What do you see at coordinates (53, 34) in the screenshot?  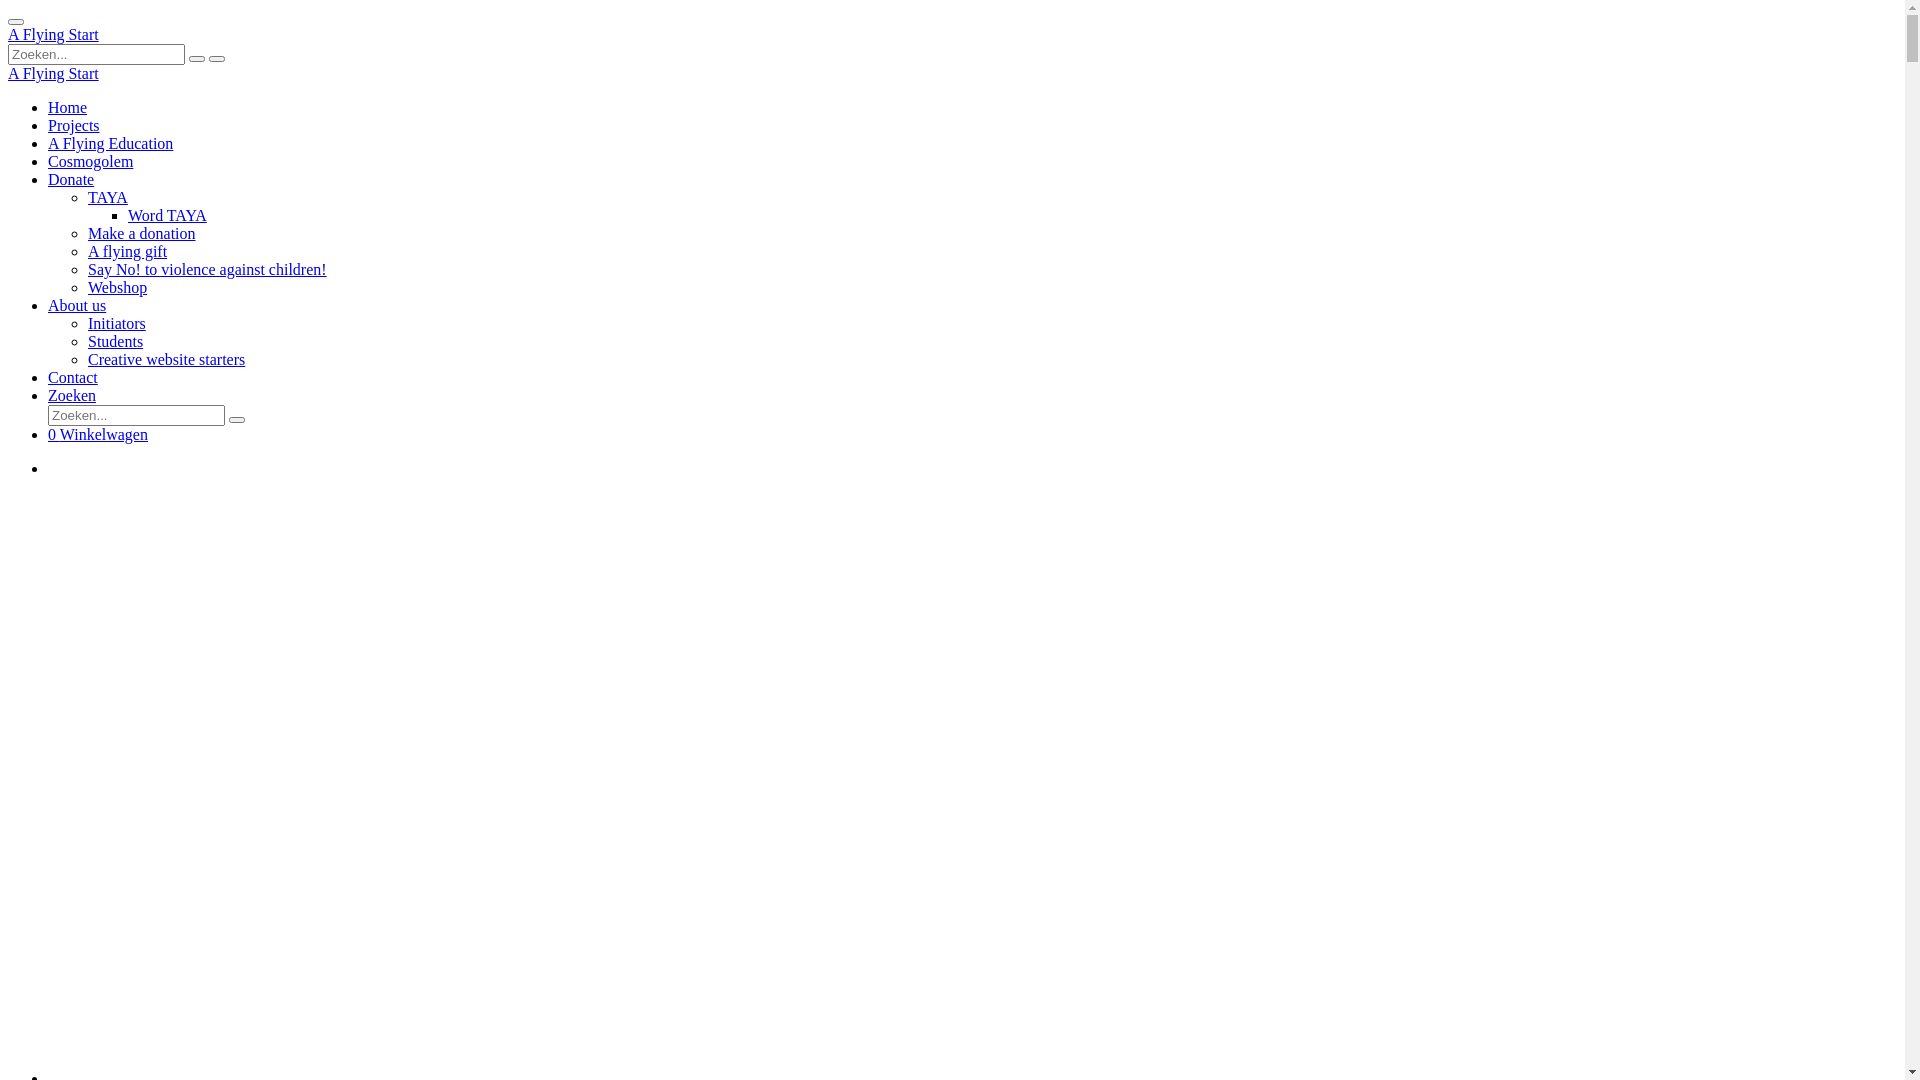 I see `'A Flying Start'` at bounding box center [53, 34].